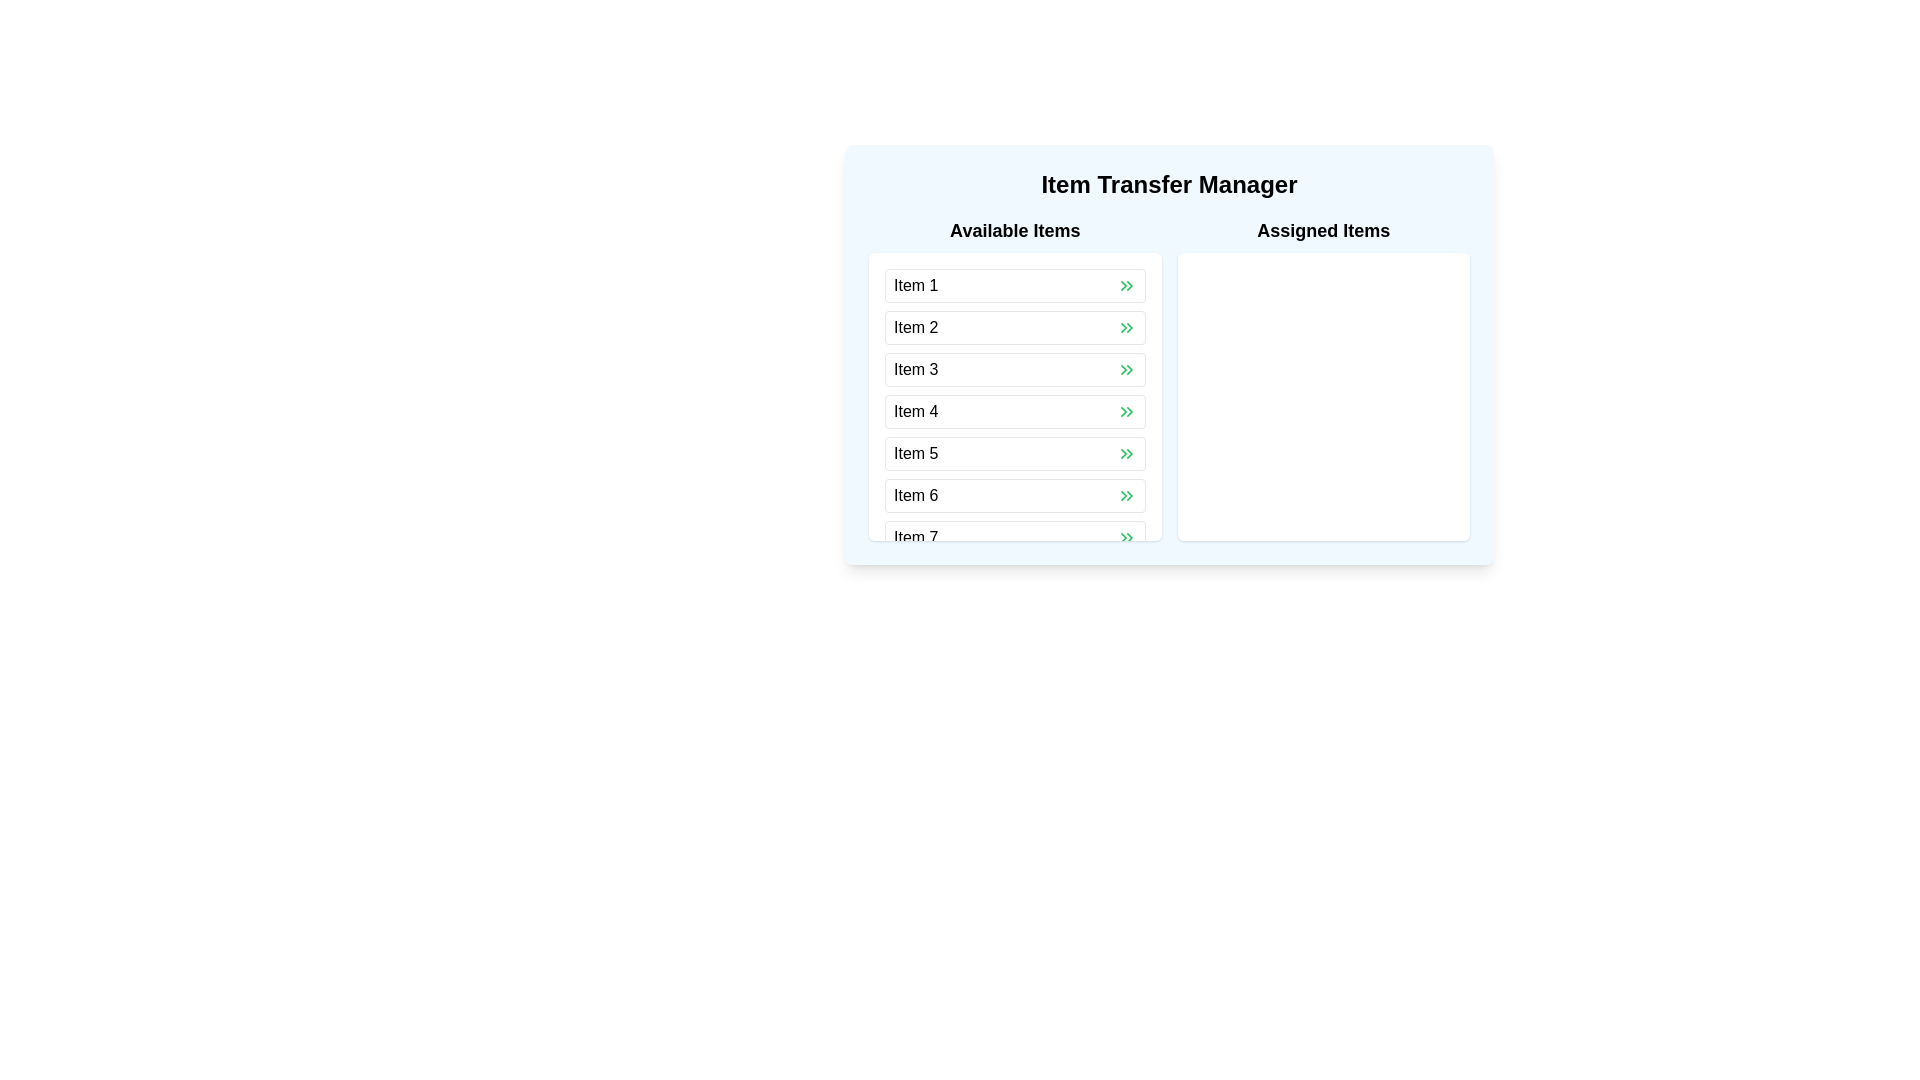  I want to click on the button-like list item labeled 'Item 7', so click(1015, 536).